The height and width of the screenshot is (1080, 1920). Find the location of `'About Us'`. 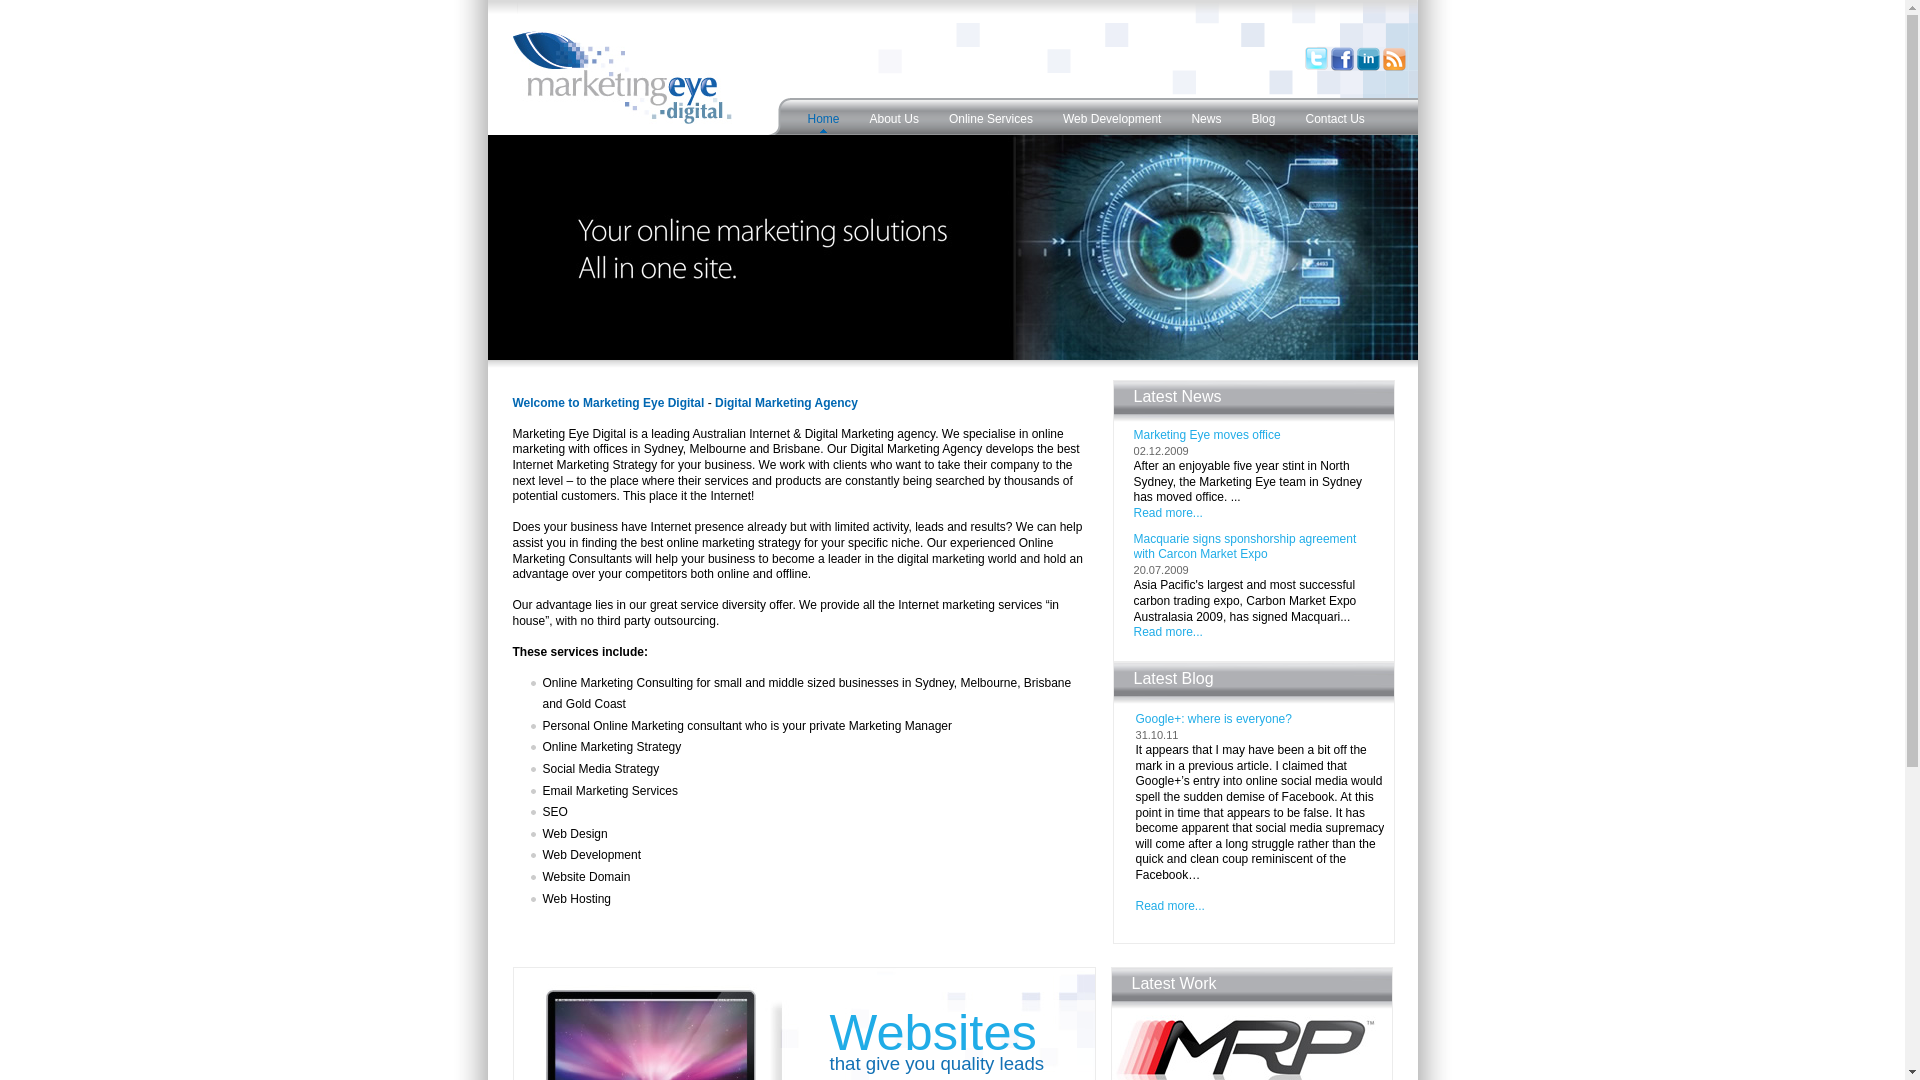

'About Us' is located at coordinates (893, 115).